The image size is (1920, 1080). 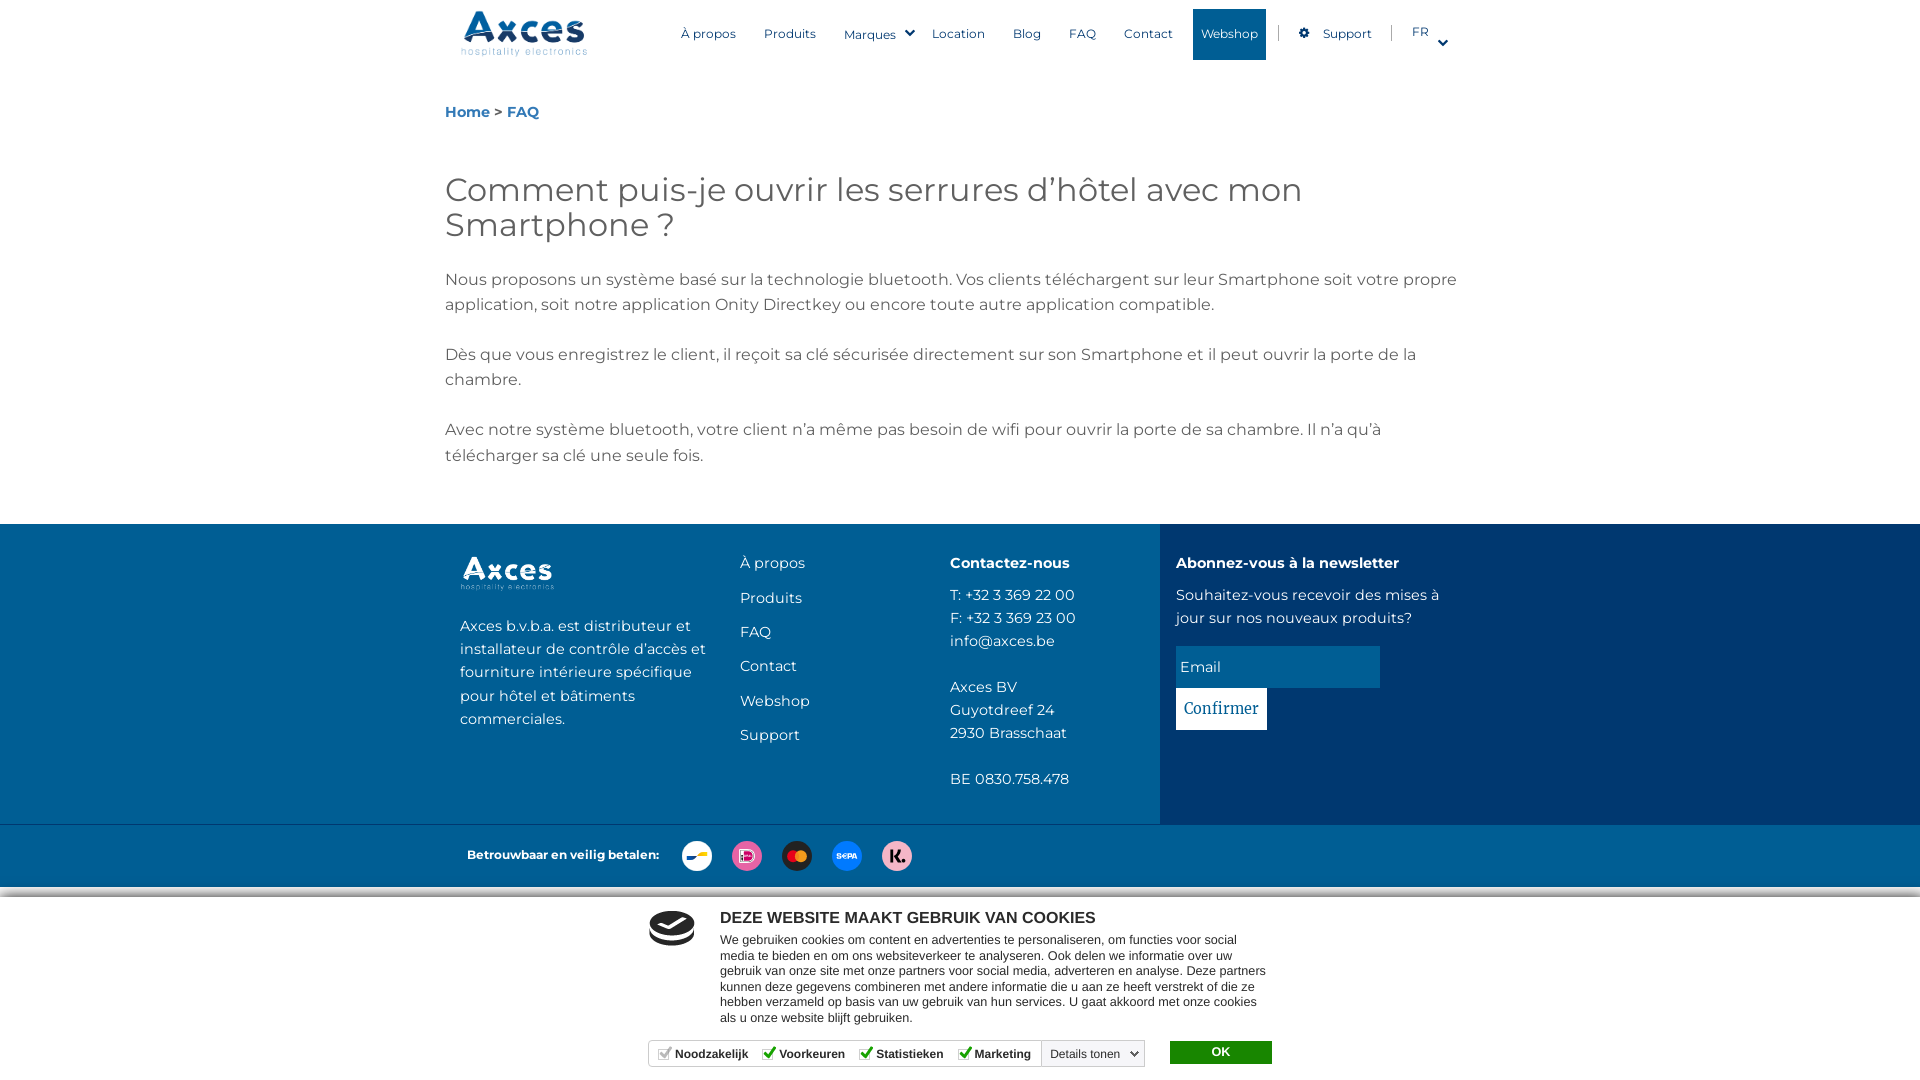 What do you see at coordinates (1021, 616) in the screenshot?
I see `'+32 3 369 23 00'` at bounding box center [1021, 616].